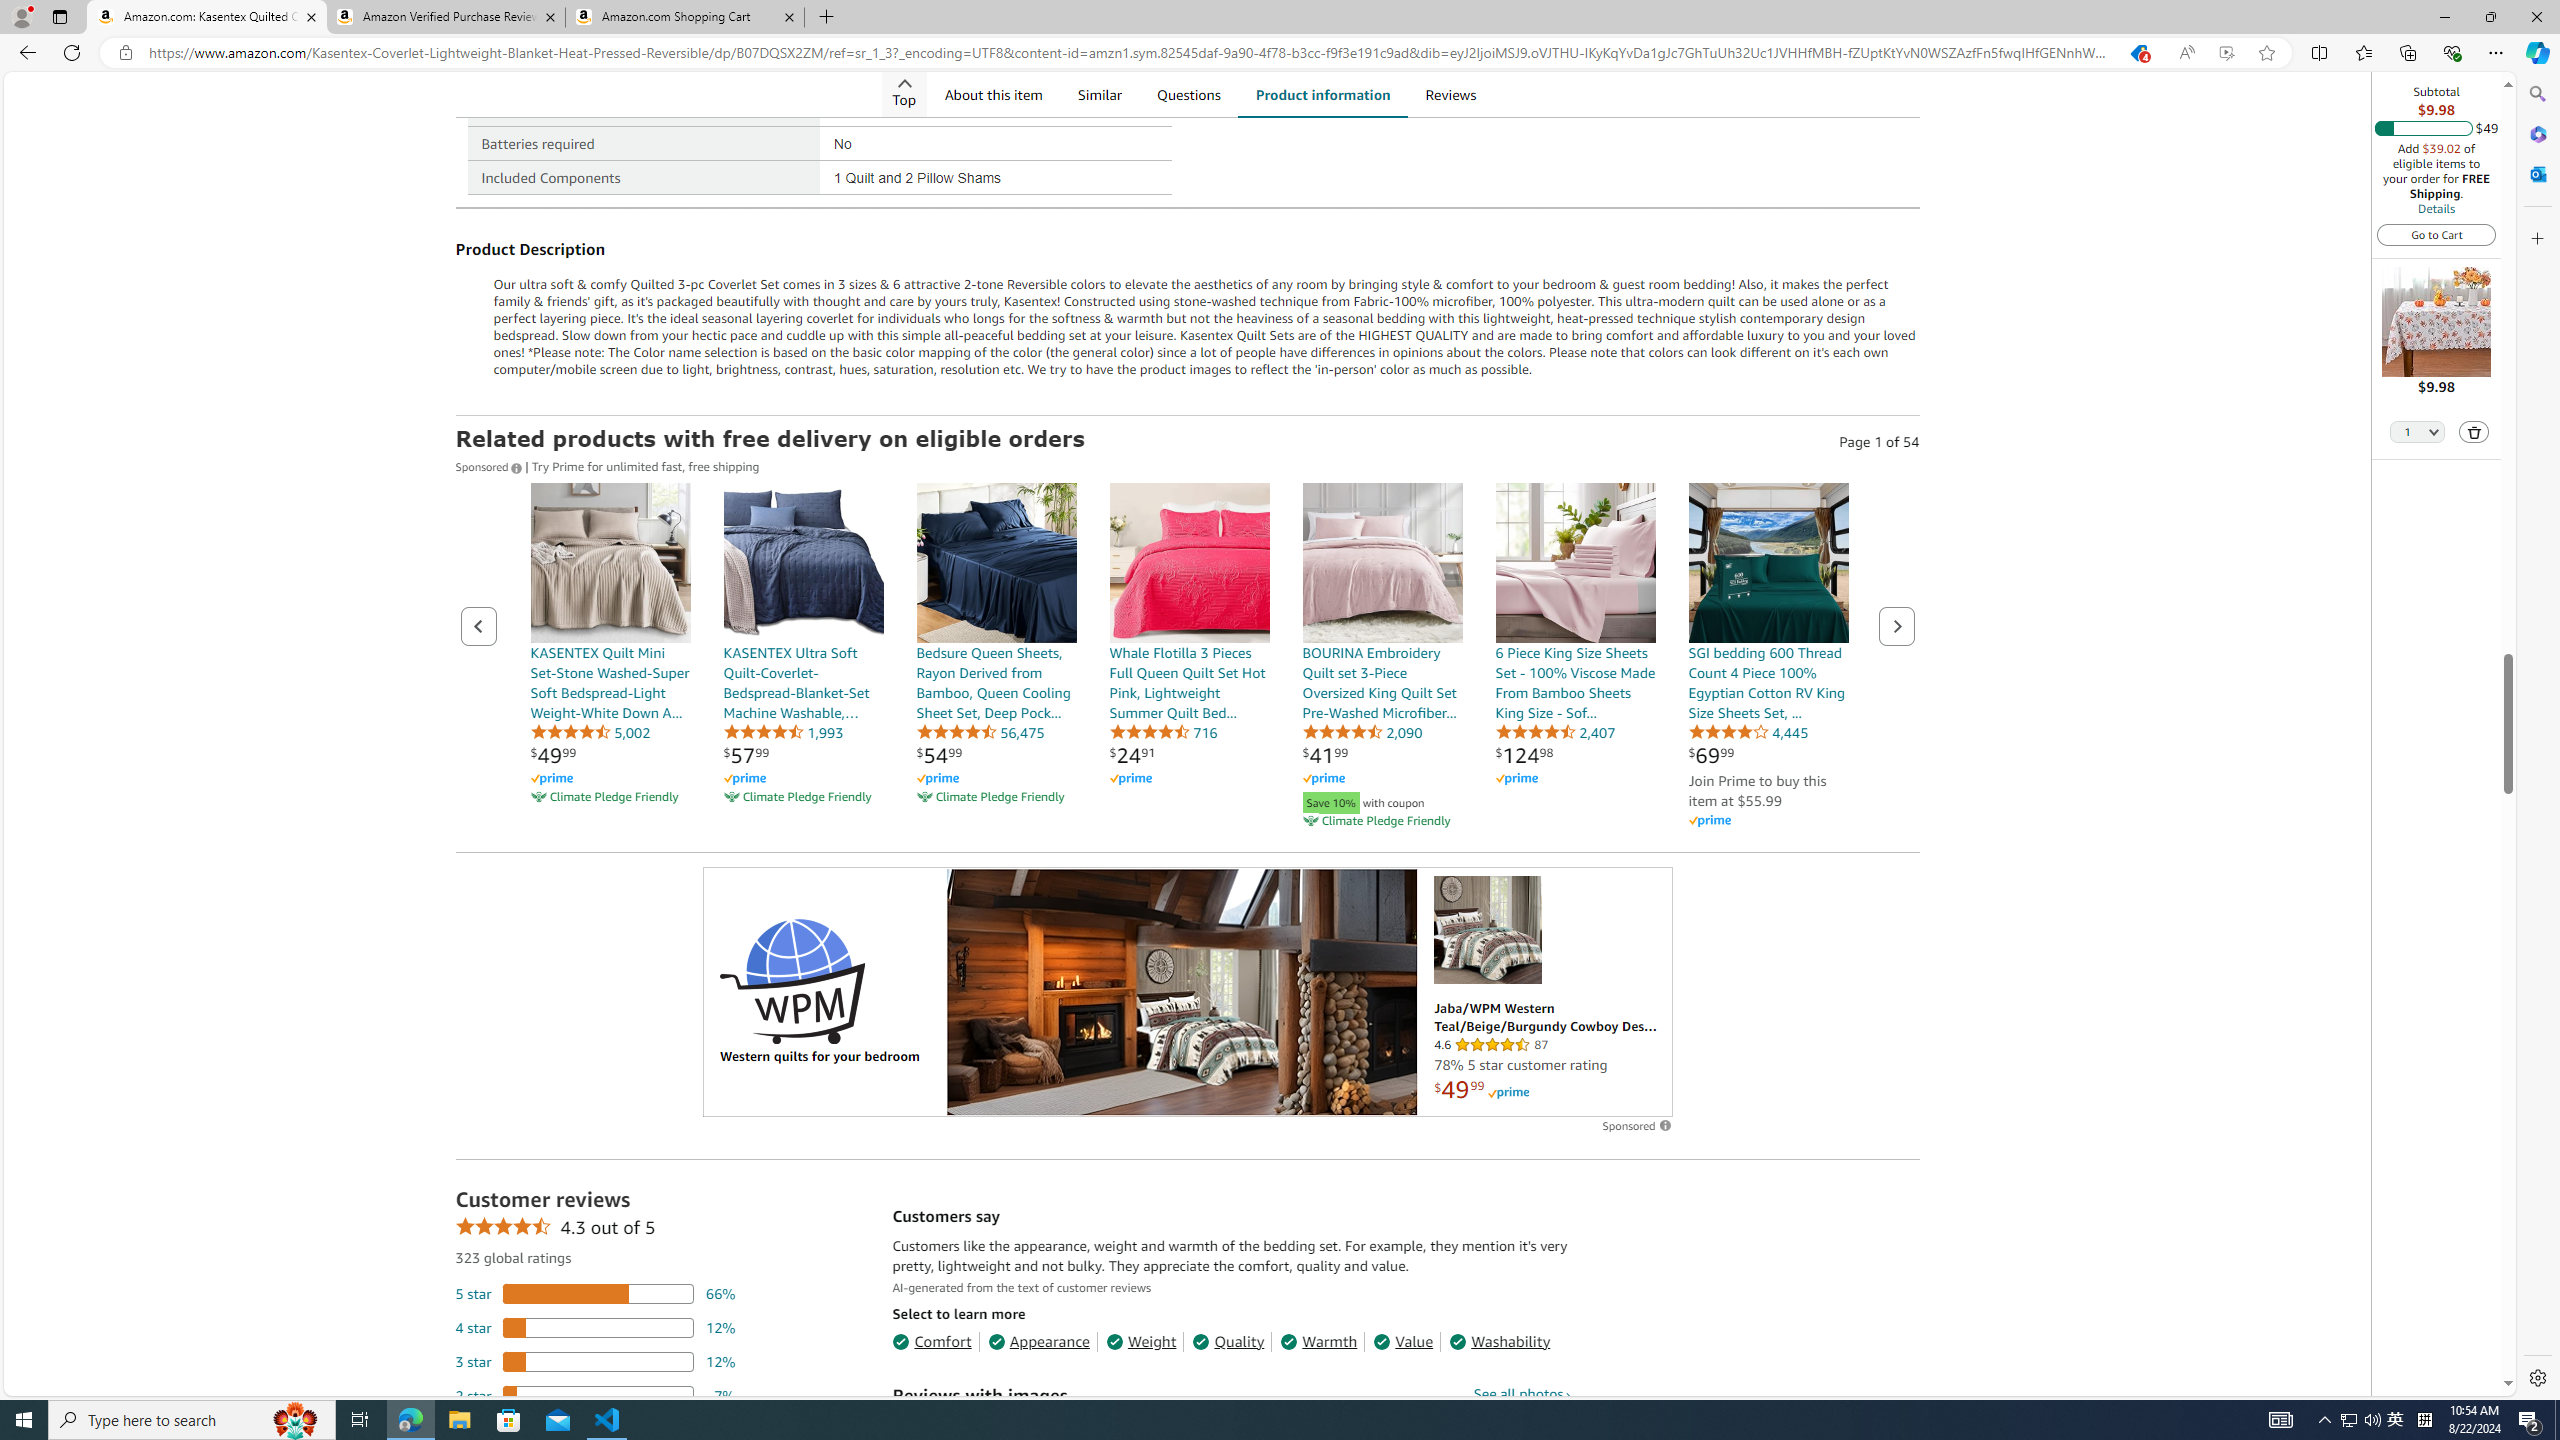 This screenshot has width=2560, height=1440. Describe the element at coordinates (1321, 93) in the screenshot. I see `'Product information'` at that location.